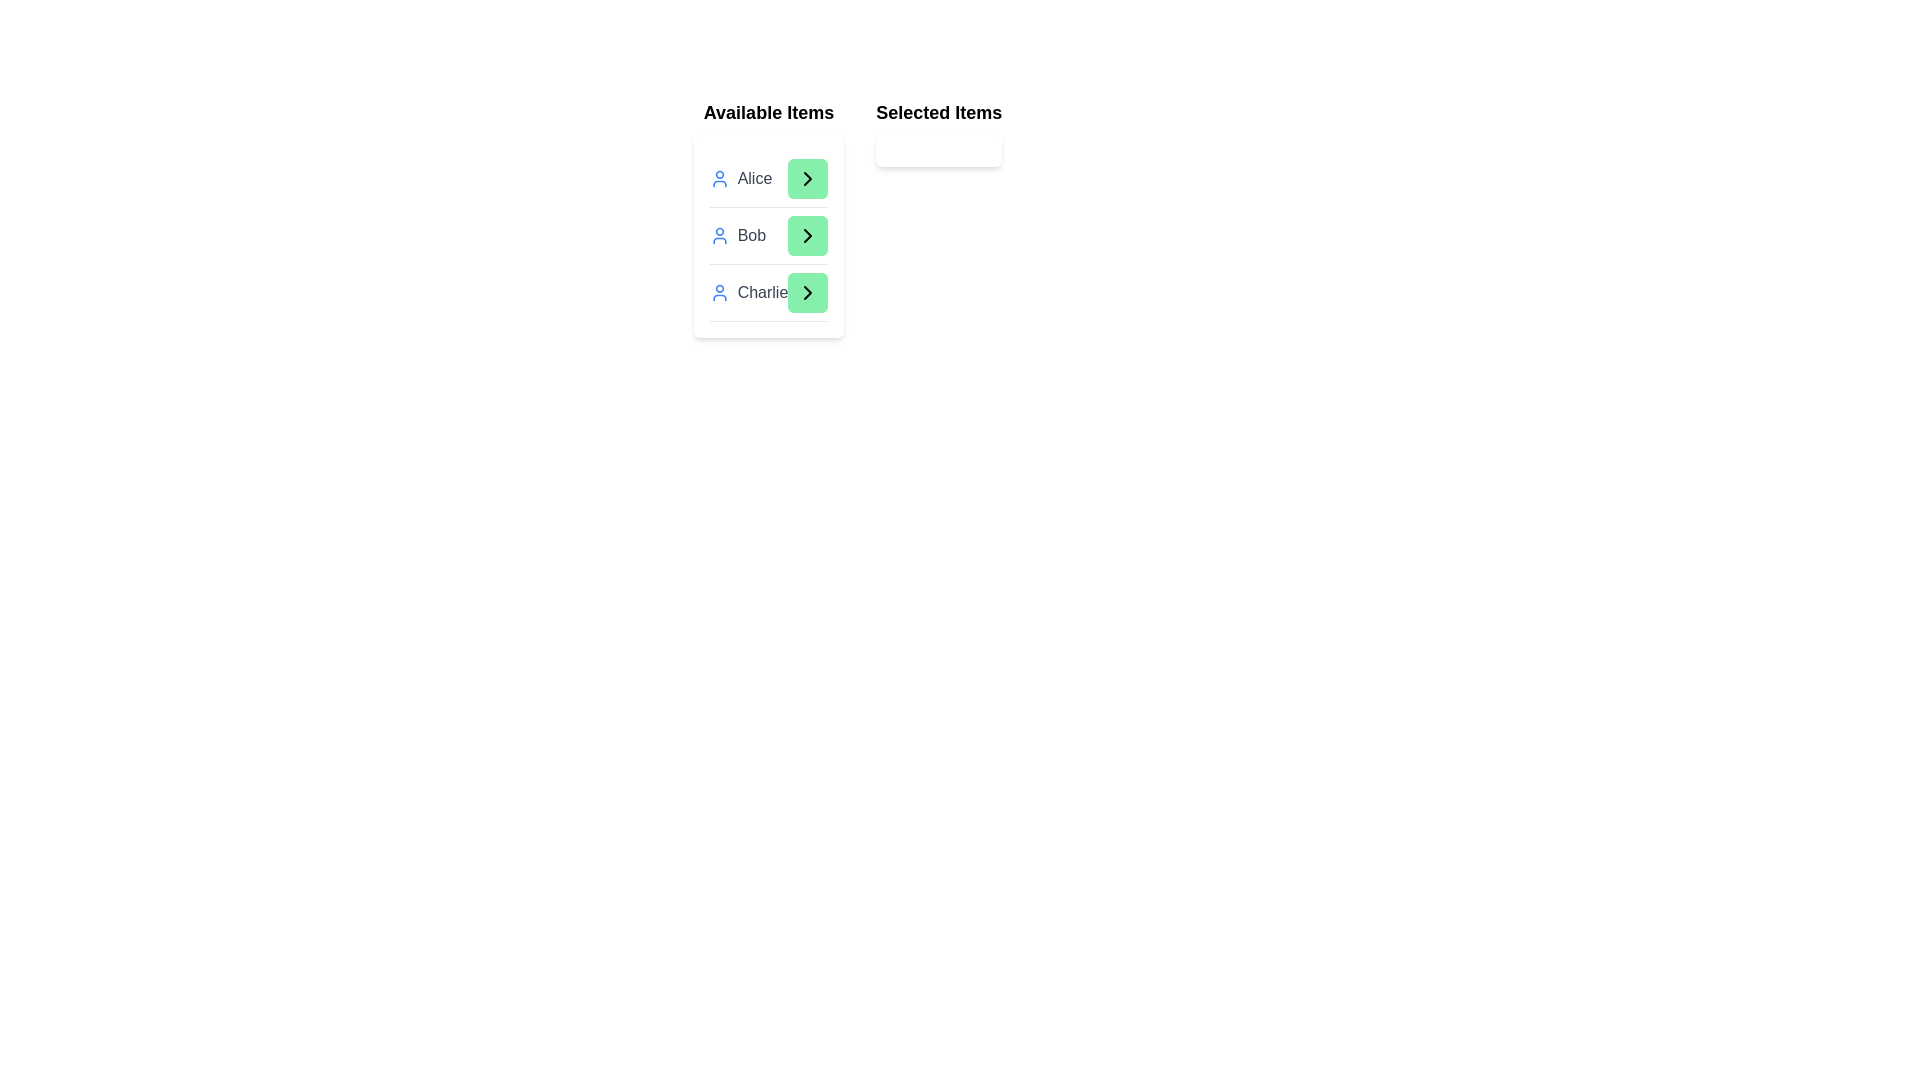 This screenshot has height=1080, width=1920. What do you see at coordinates (807, 234) in the screenshot?
I see `the transfer icon next to Bob to move it to the other list` at bounding box center [807, 234].